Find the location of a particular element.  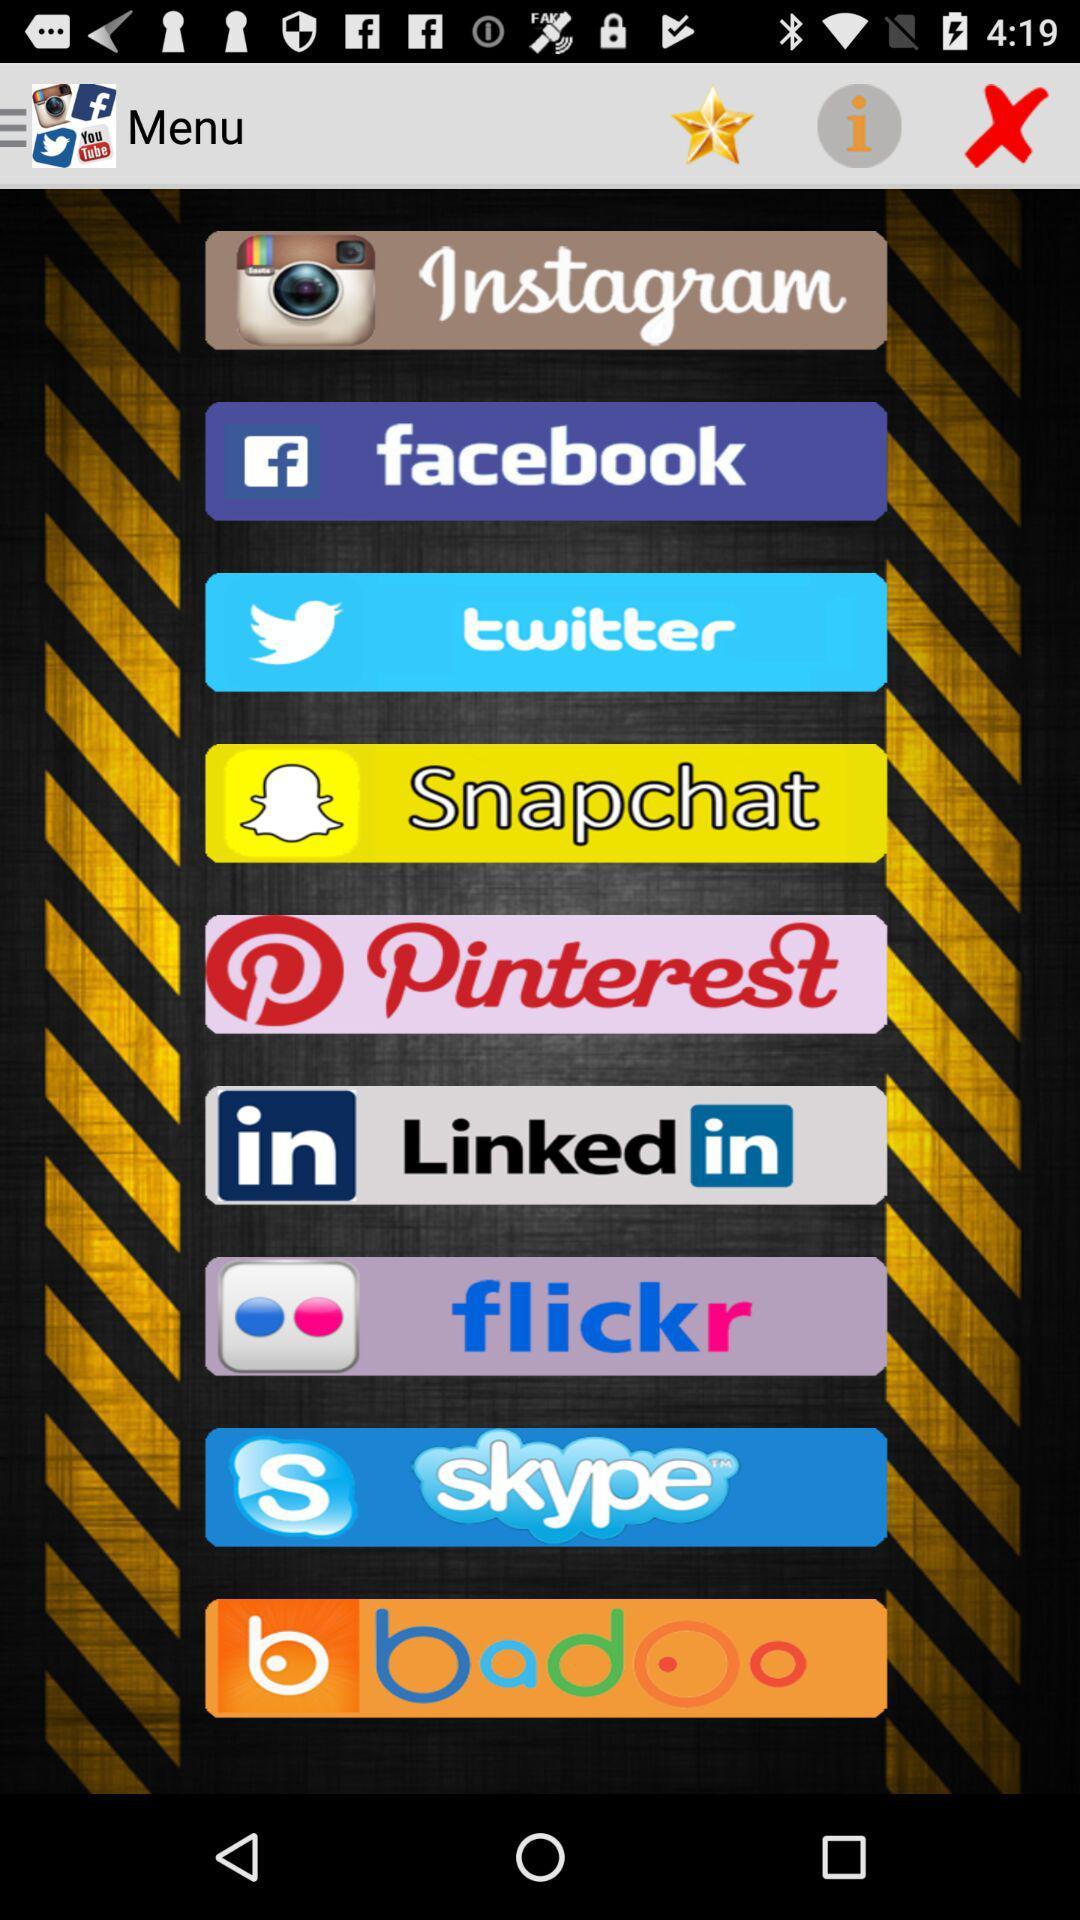

info icon which is next to star icon is located at coordinates (858, 124).